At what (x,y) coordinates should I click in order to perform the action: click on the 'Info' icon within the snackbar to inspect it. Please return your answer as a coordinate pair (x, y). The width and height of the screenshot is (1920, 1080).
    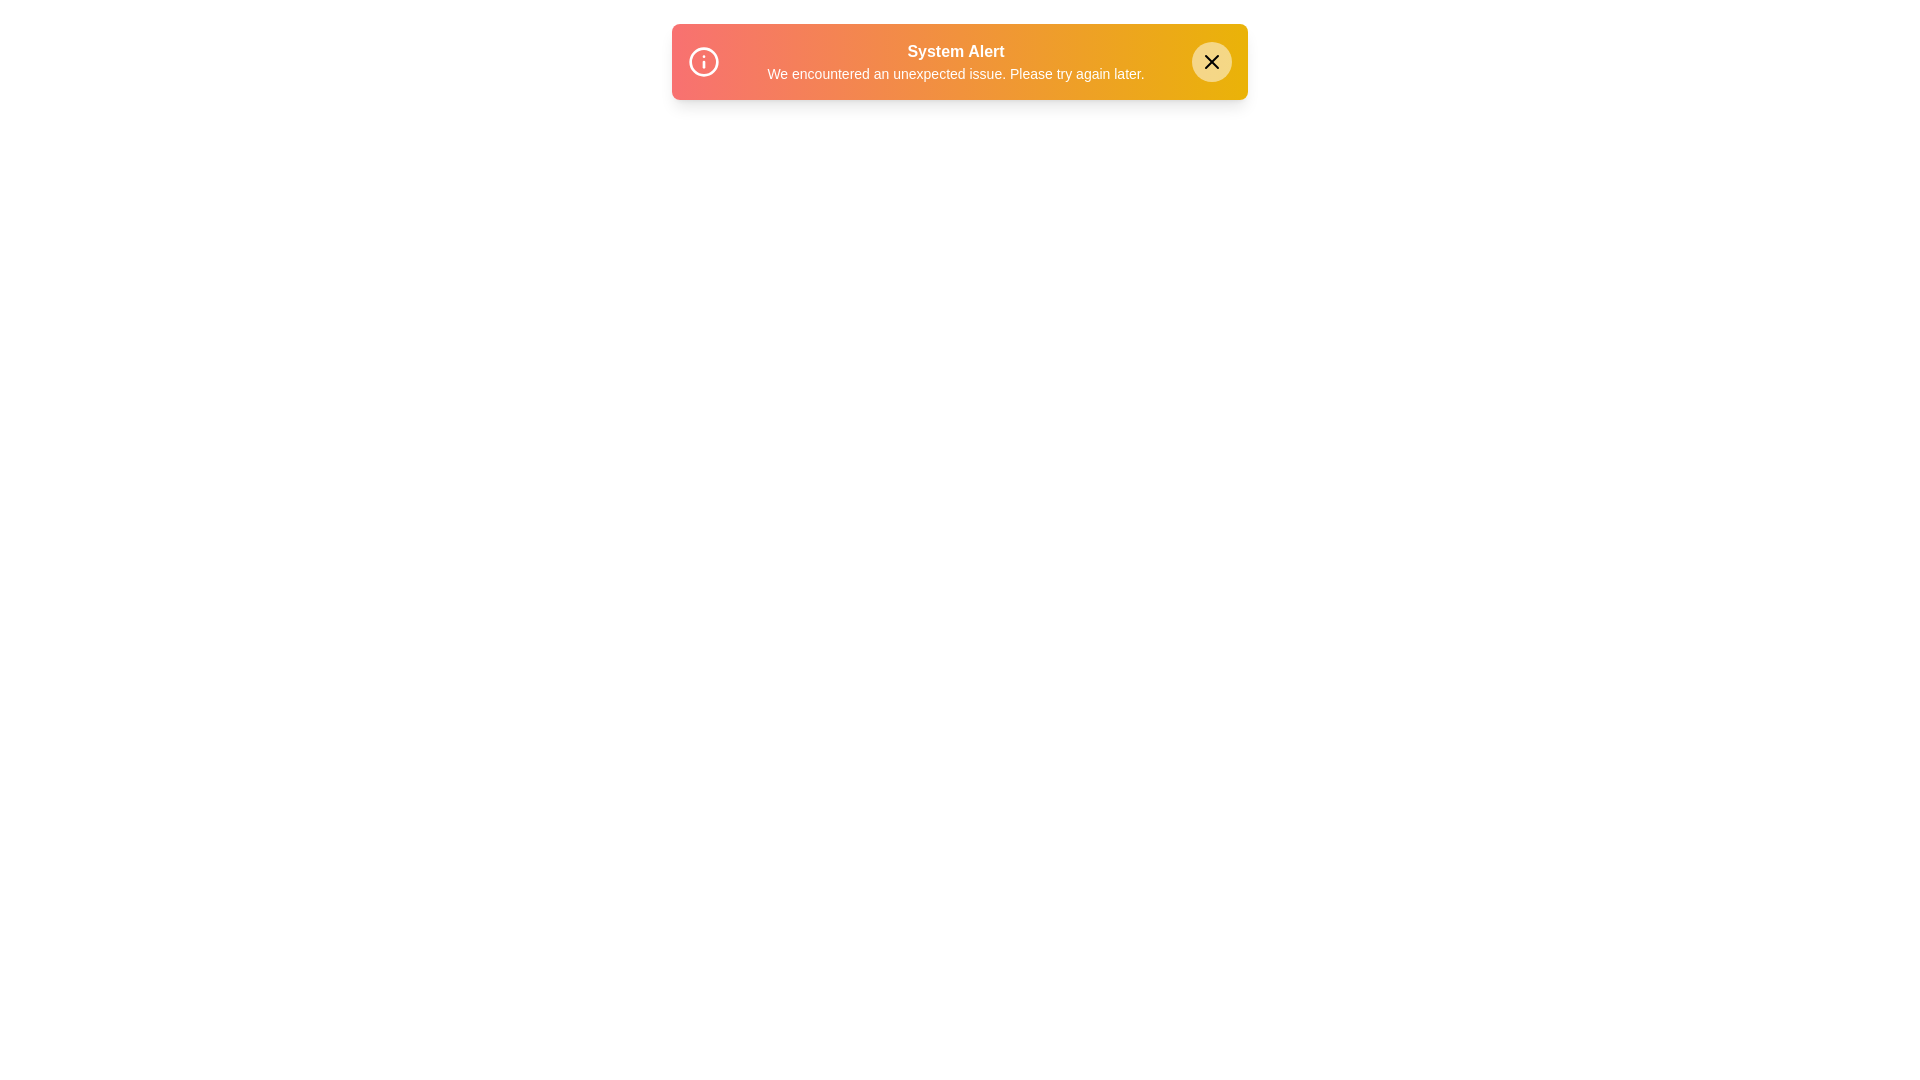
    Looking at the image, I should click on (704, 60).